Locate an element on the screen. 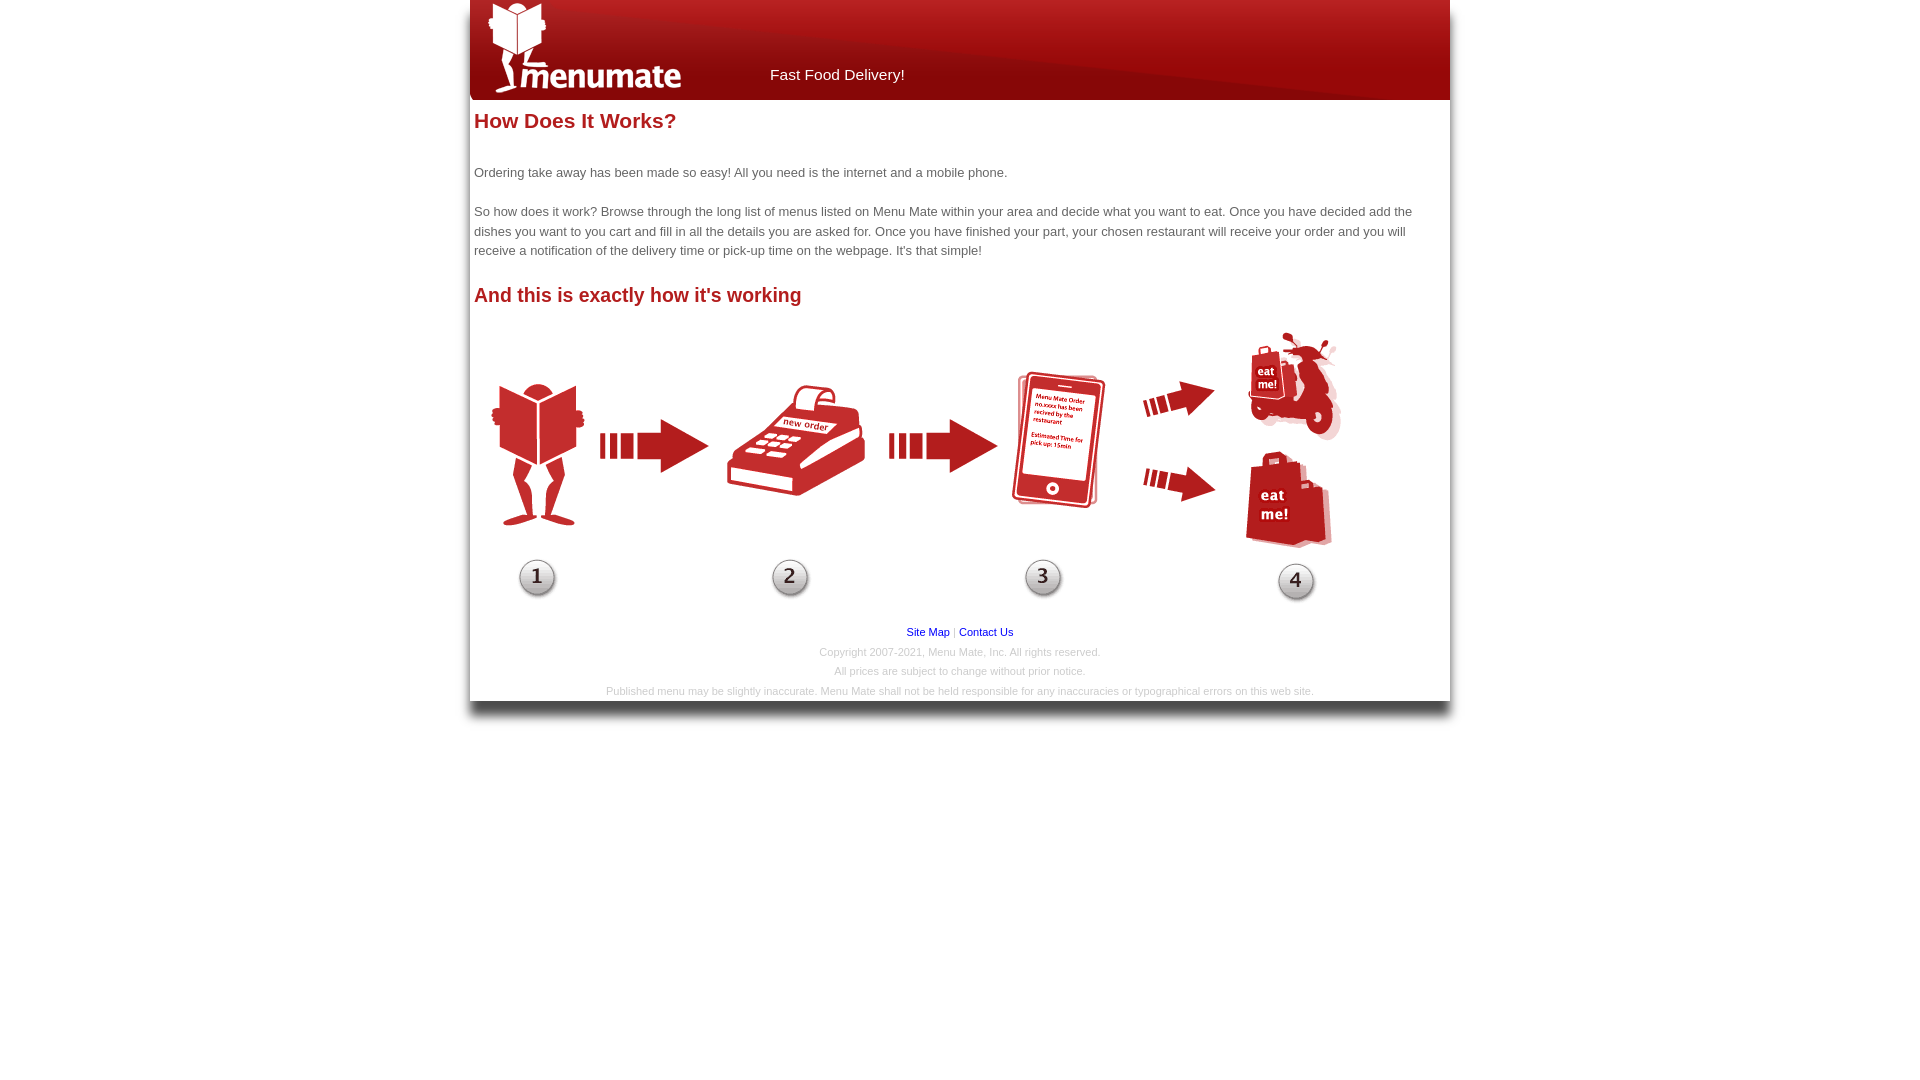 The height and width of the screenshot is (1080, 1920). 'Contact Us' is located at coordinates (958, 632).